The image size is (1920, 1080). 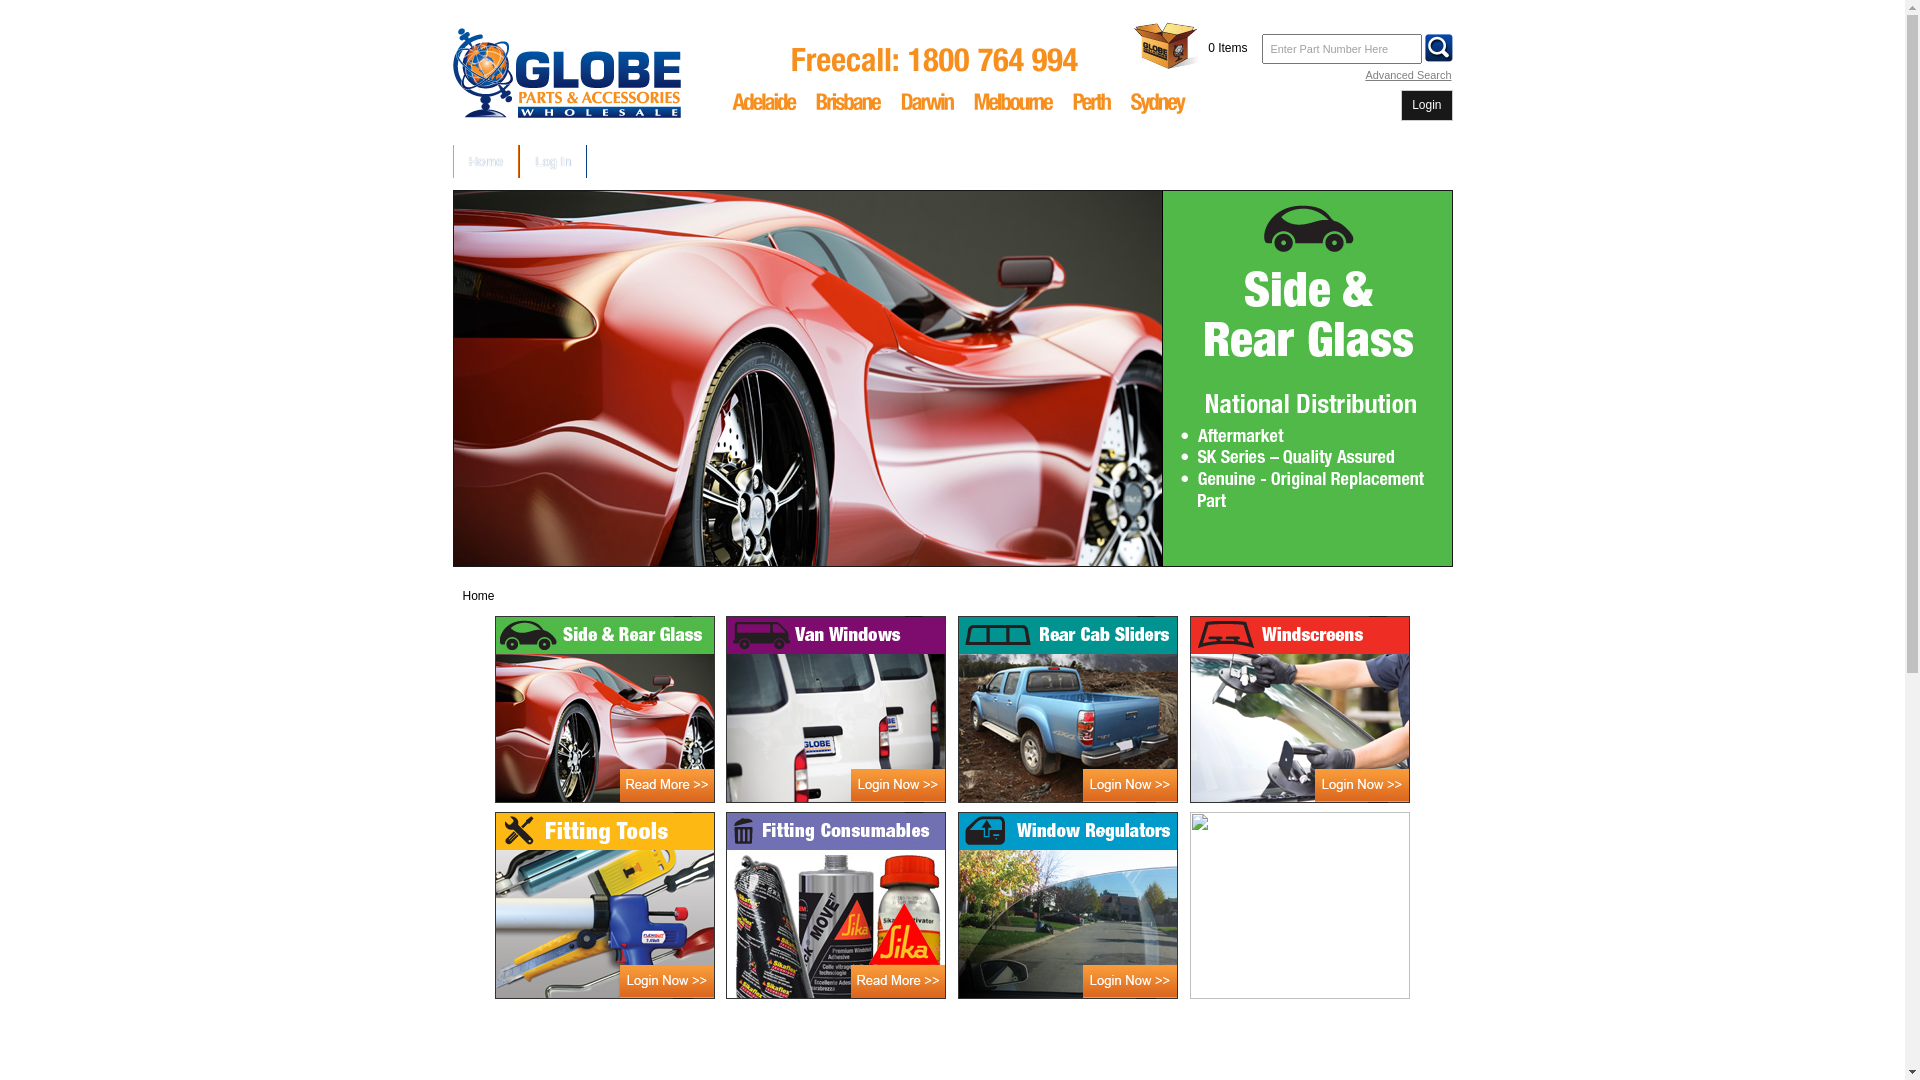 I want to click on 'Log In', so click(x=552, y=160).